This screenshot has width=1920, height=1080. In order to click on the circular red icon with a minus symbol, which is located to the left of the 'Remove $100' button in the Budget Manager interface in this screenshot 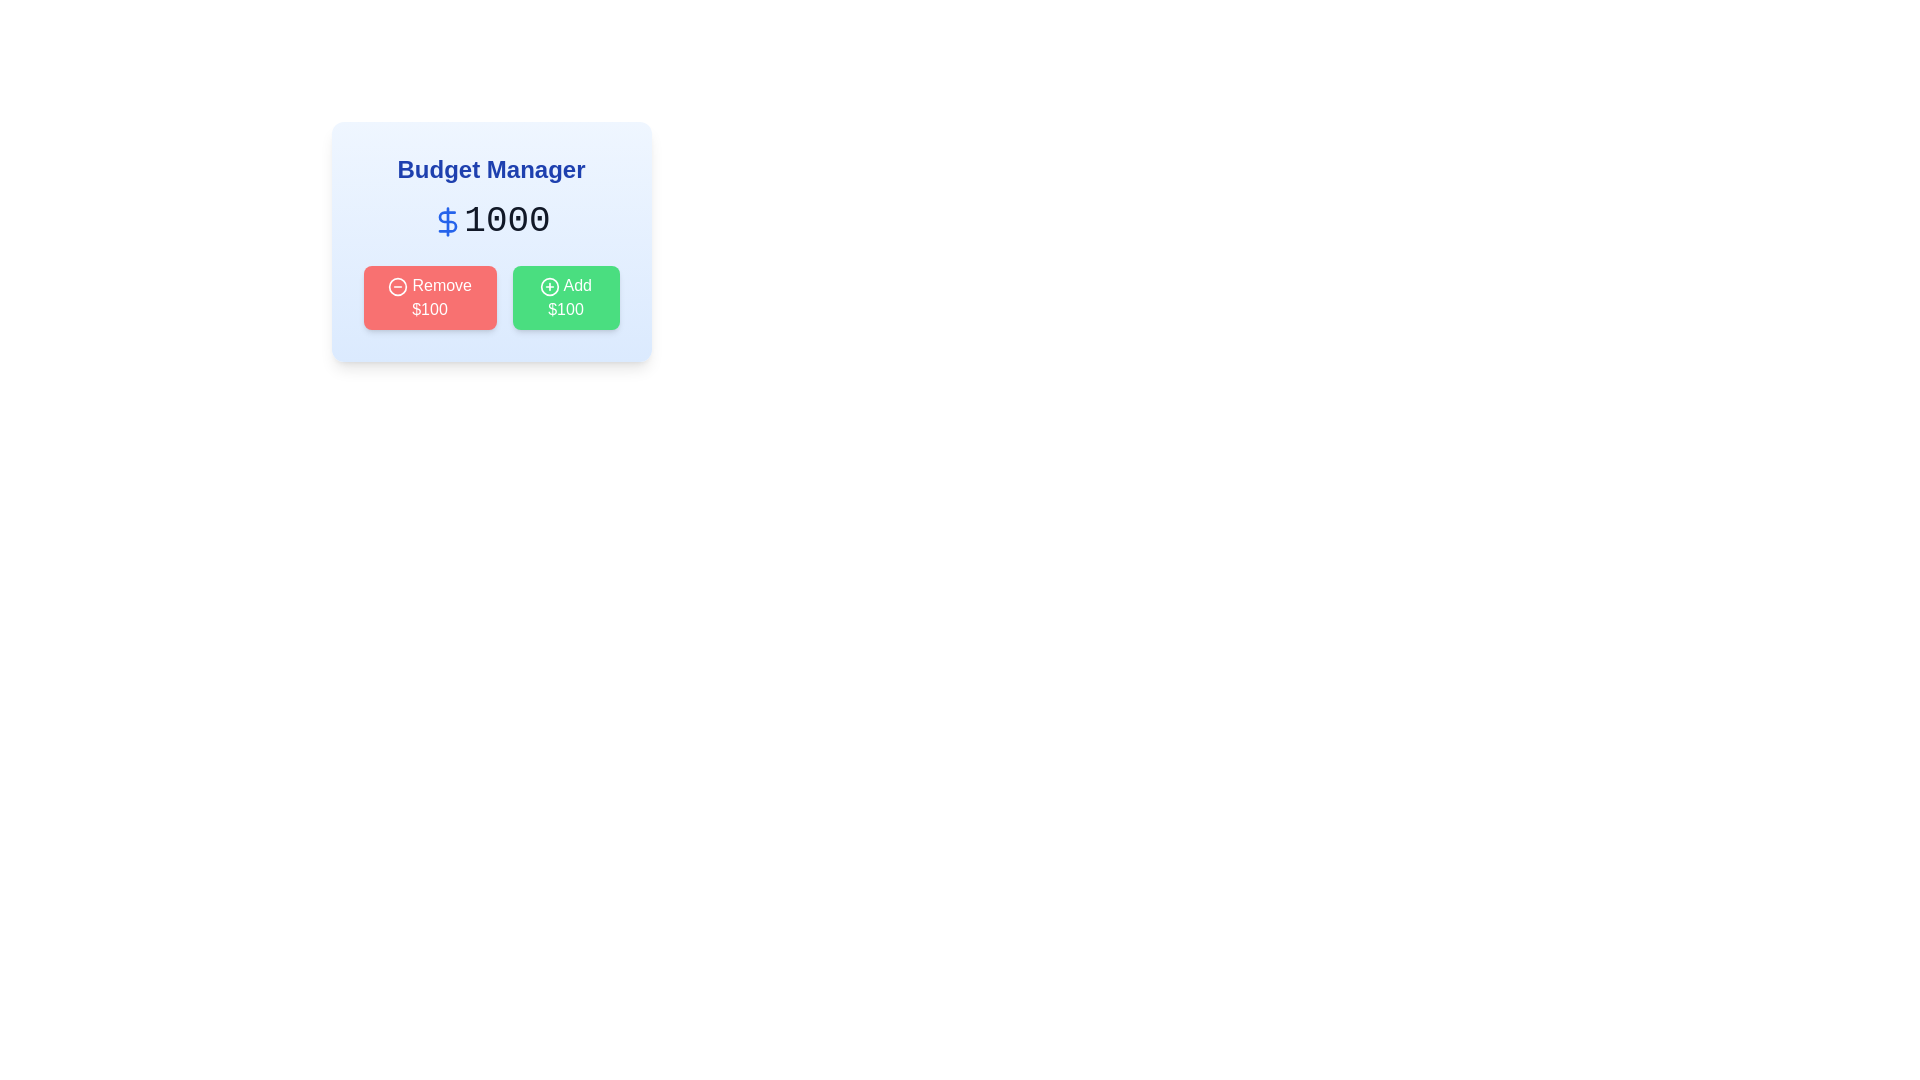, I will do `click(398, 286)`.